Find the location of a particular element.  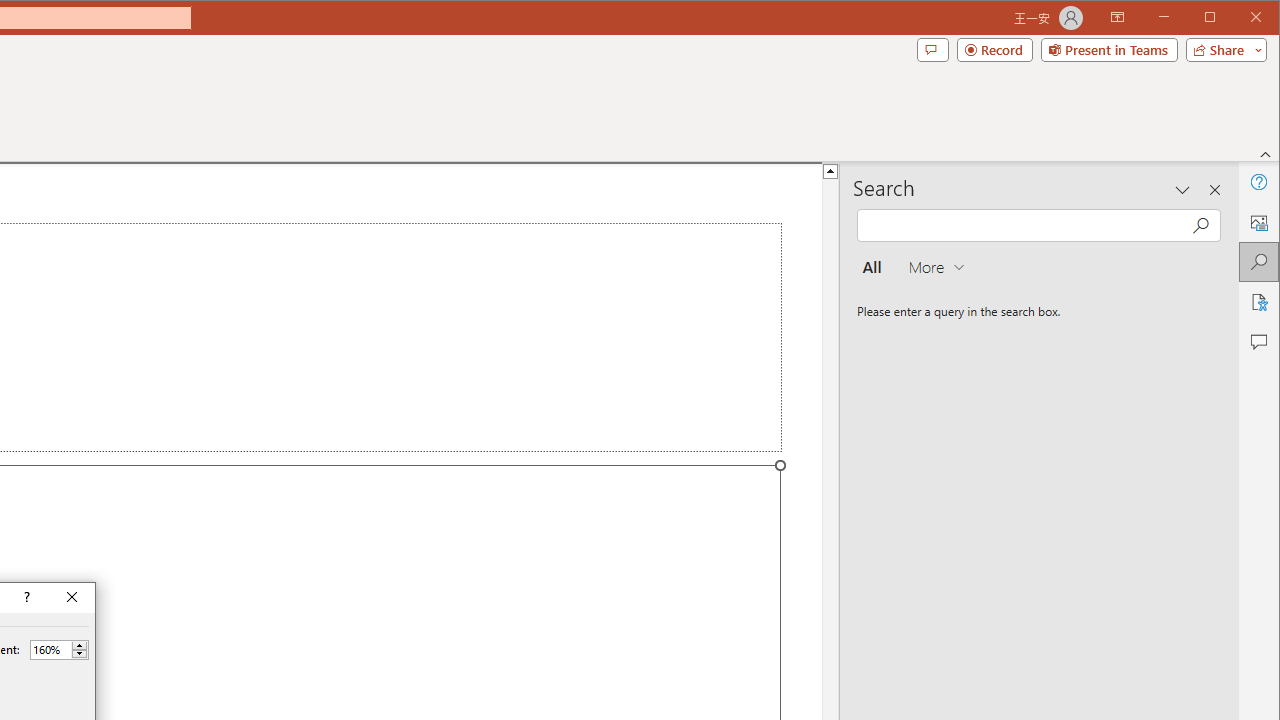

'Percent' is located at coordinates (50, 649).